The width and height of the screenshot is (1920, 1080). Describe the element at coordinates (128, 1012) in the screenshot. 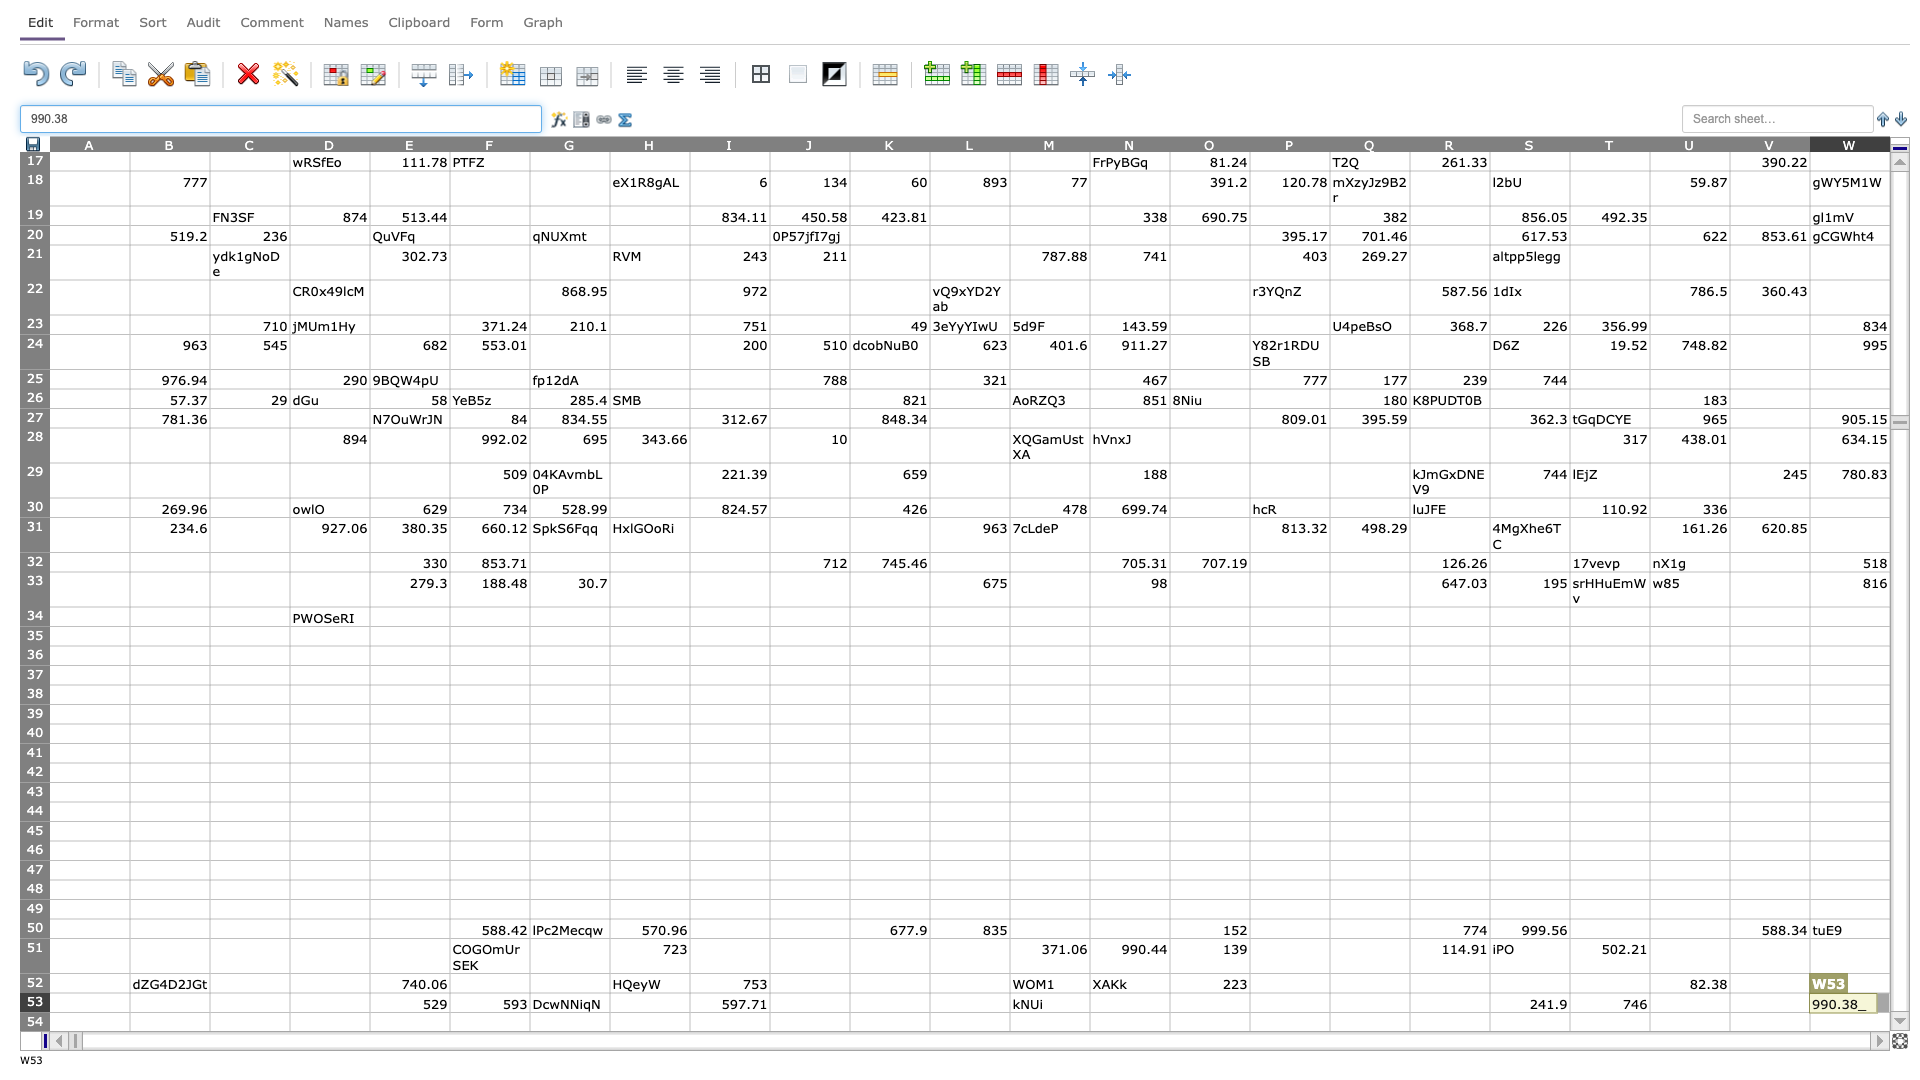

I see `Upper left of B54` at that location.